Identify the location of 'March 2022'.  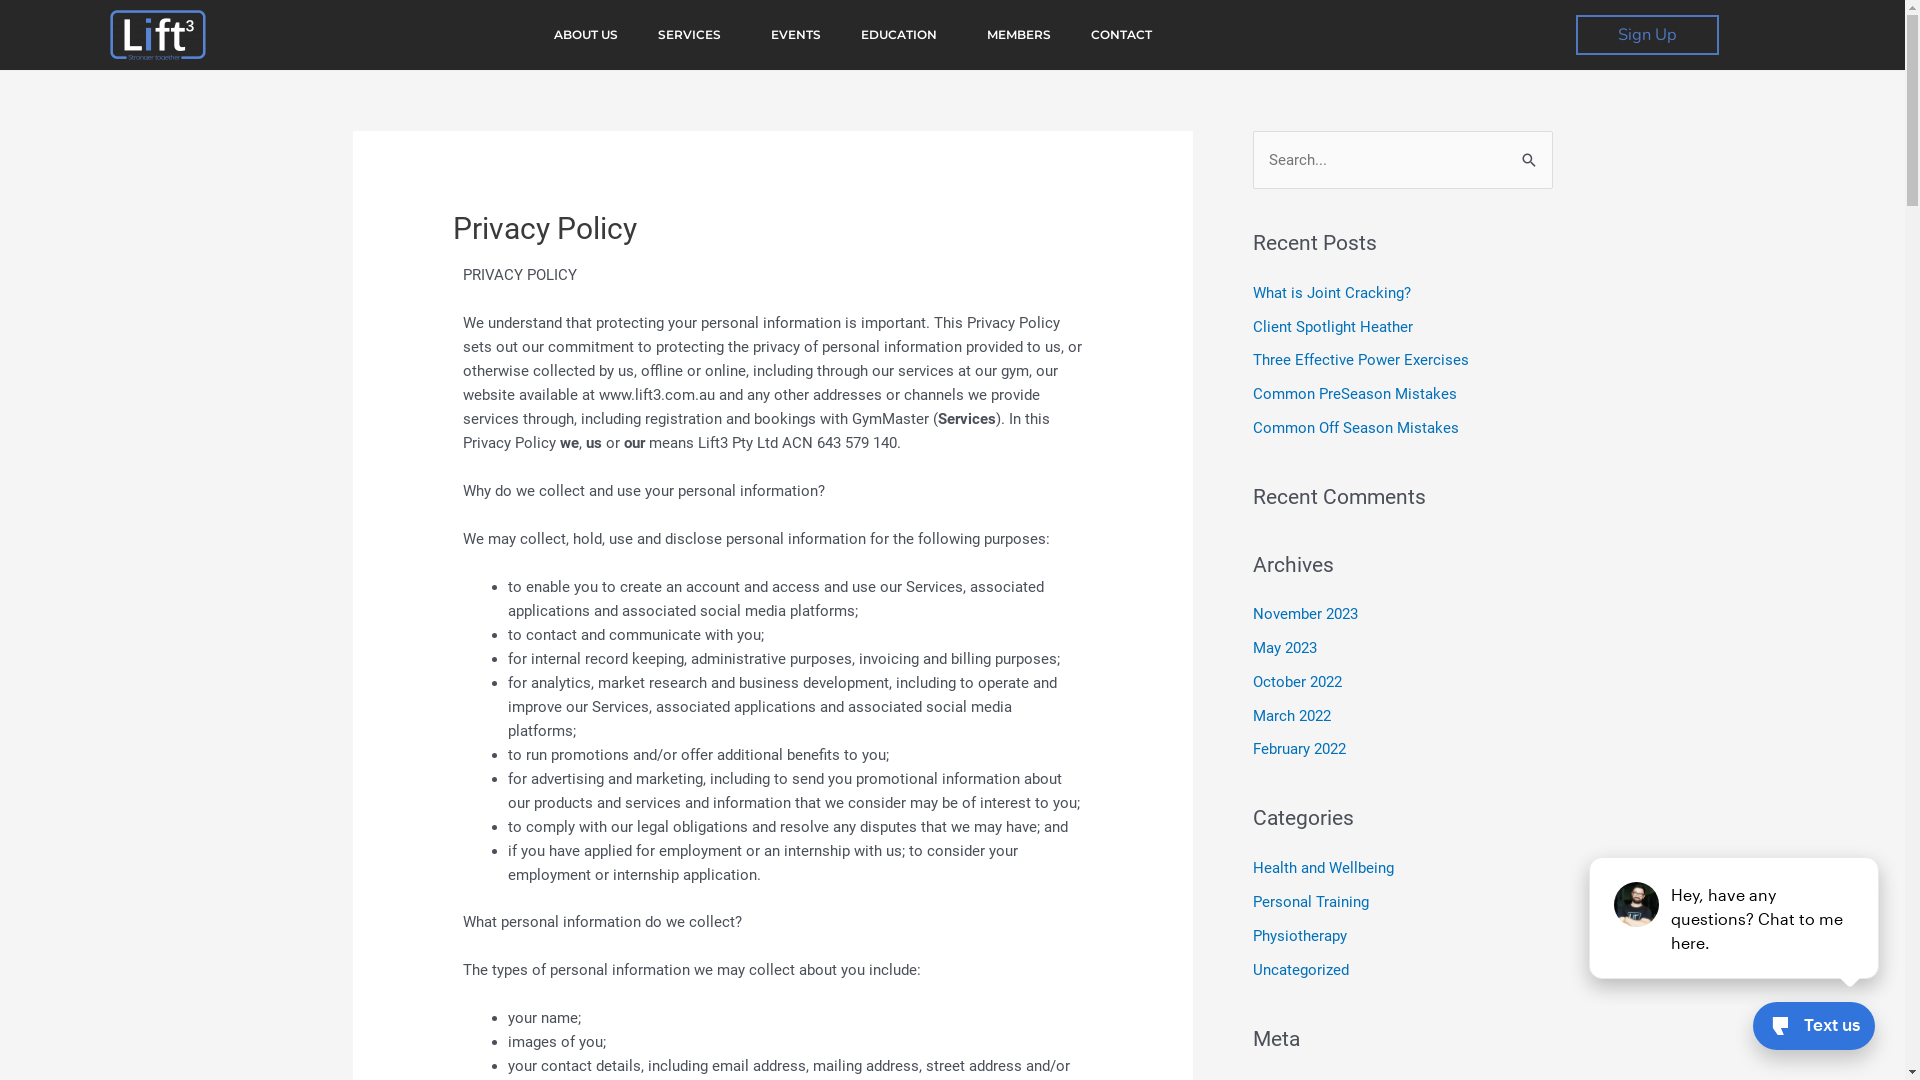
(1291, 715).